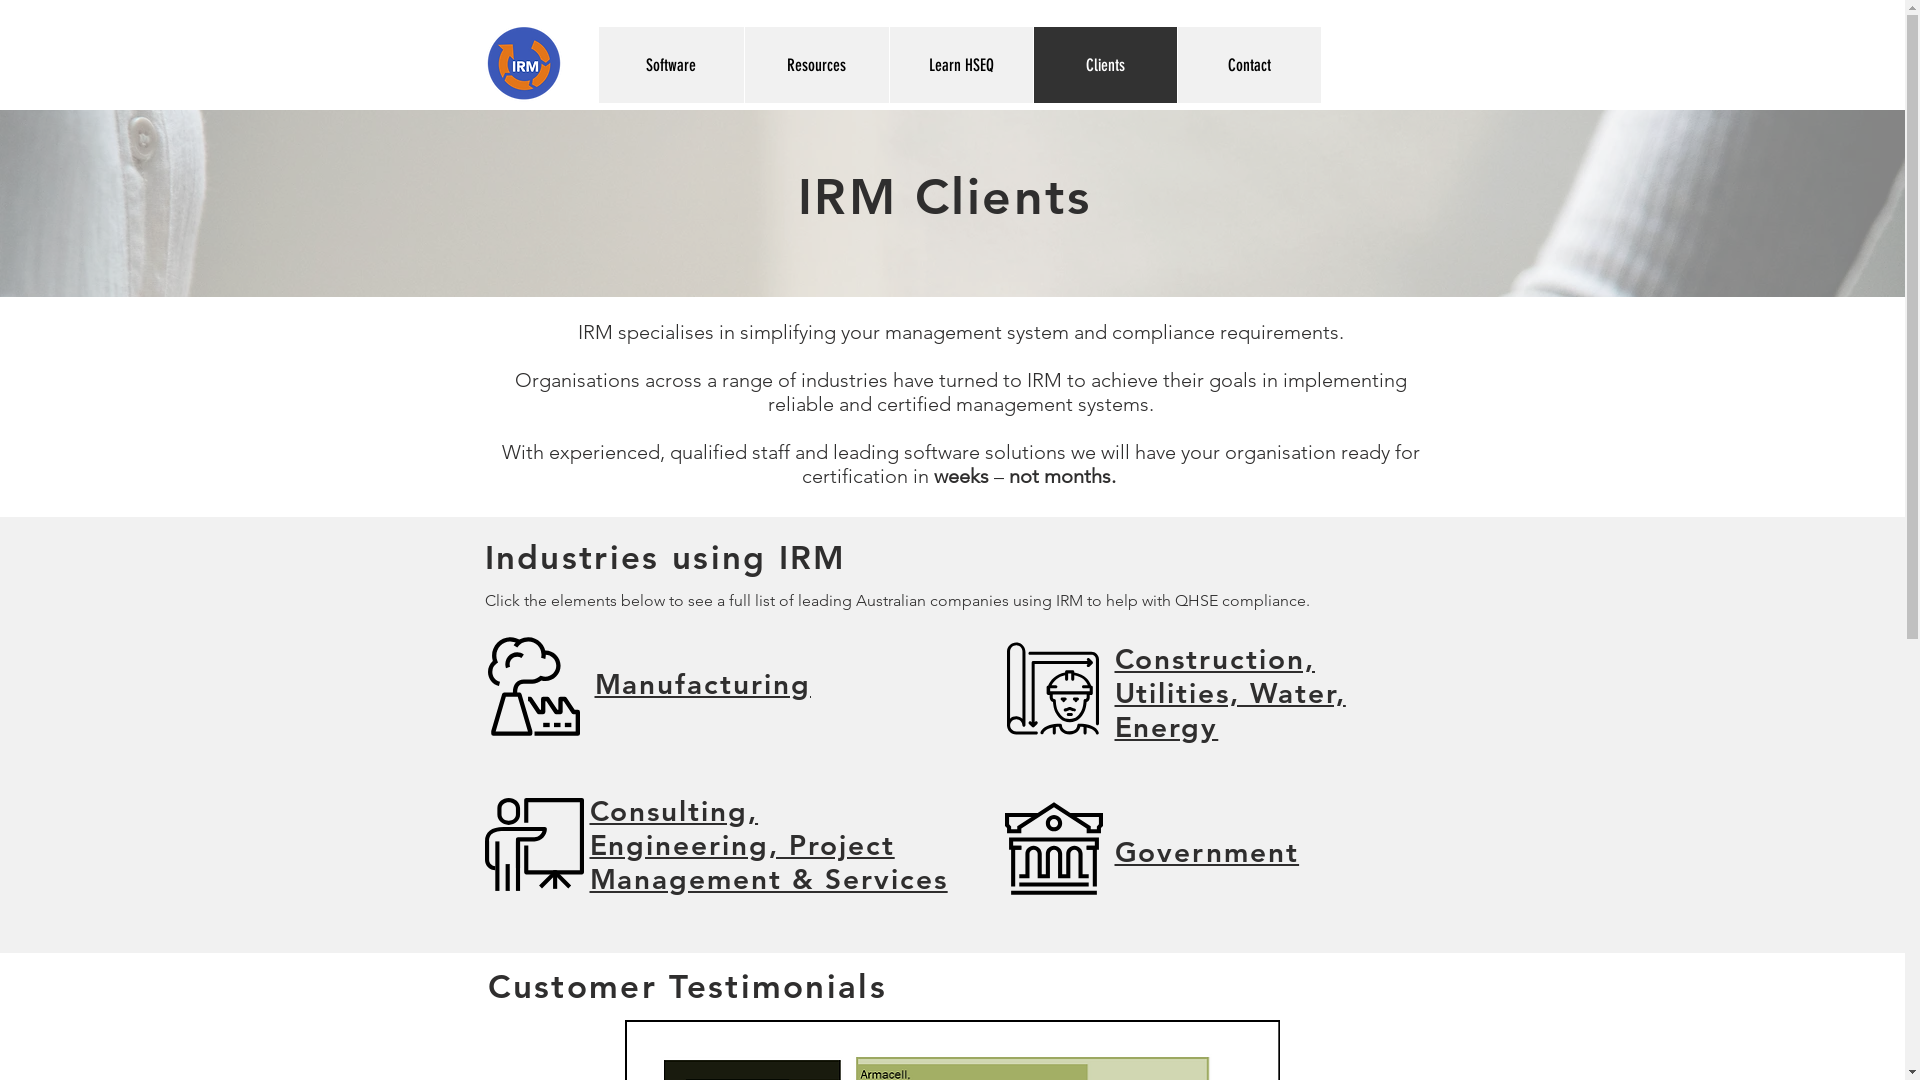  I want to click on 'Manufacturing', so click(593, 682).